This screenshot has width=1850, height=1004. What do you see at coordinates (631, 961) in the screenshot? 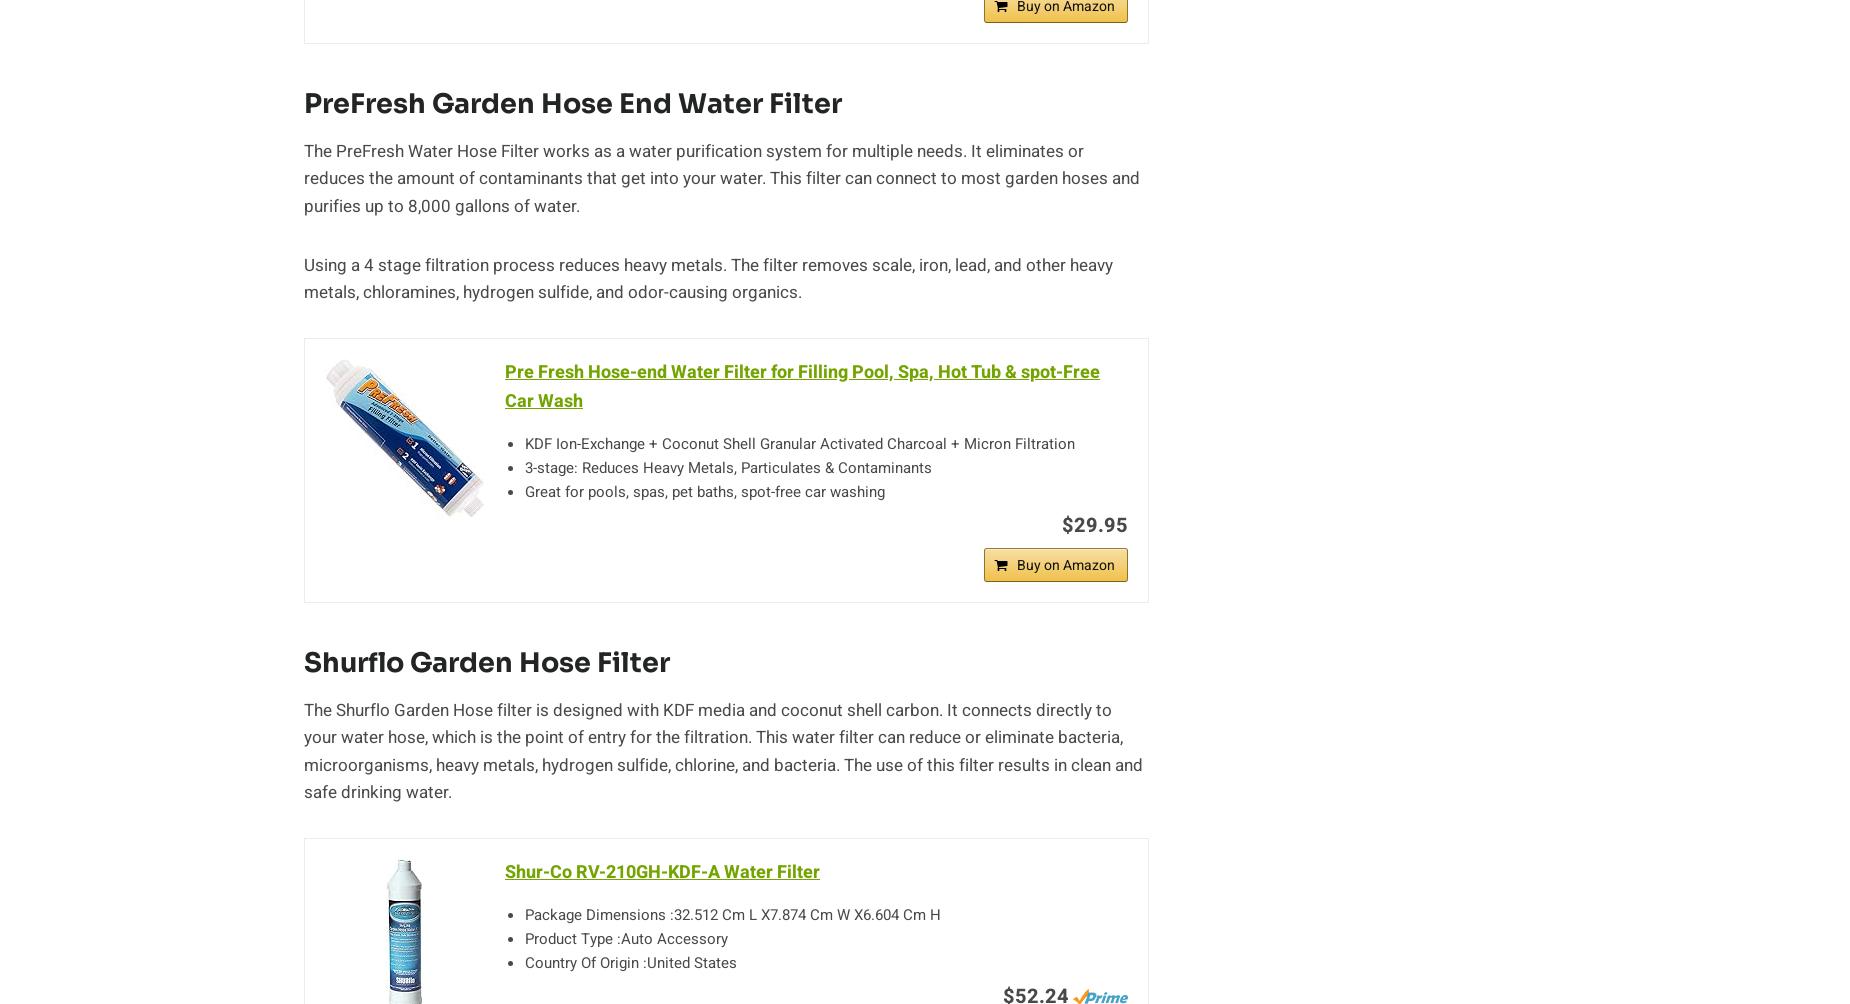
I see `'Country Of Origin :United States'` at bounding box center [631, 961].